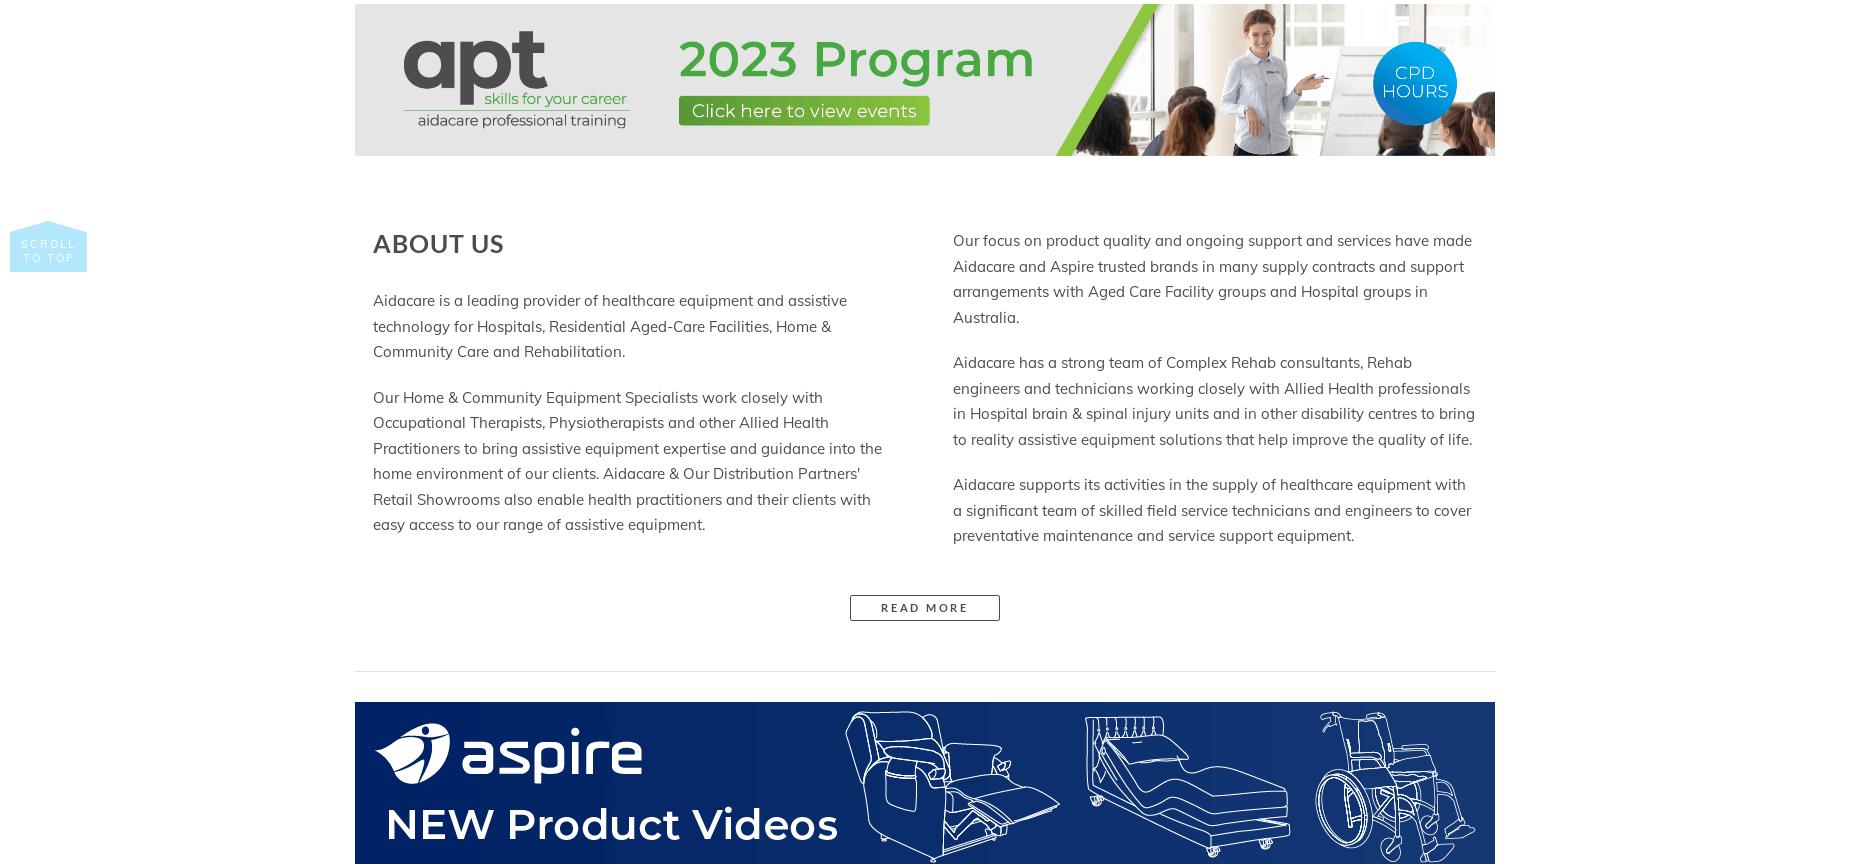 The image size is (1850, 864). I want to click on 'Read More', so click(880, 605).